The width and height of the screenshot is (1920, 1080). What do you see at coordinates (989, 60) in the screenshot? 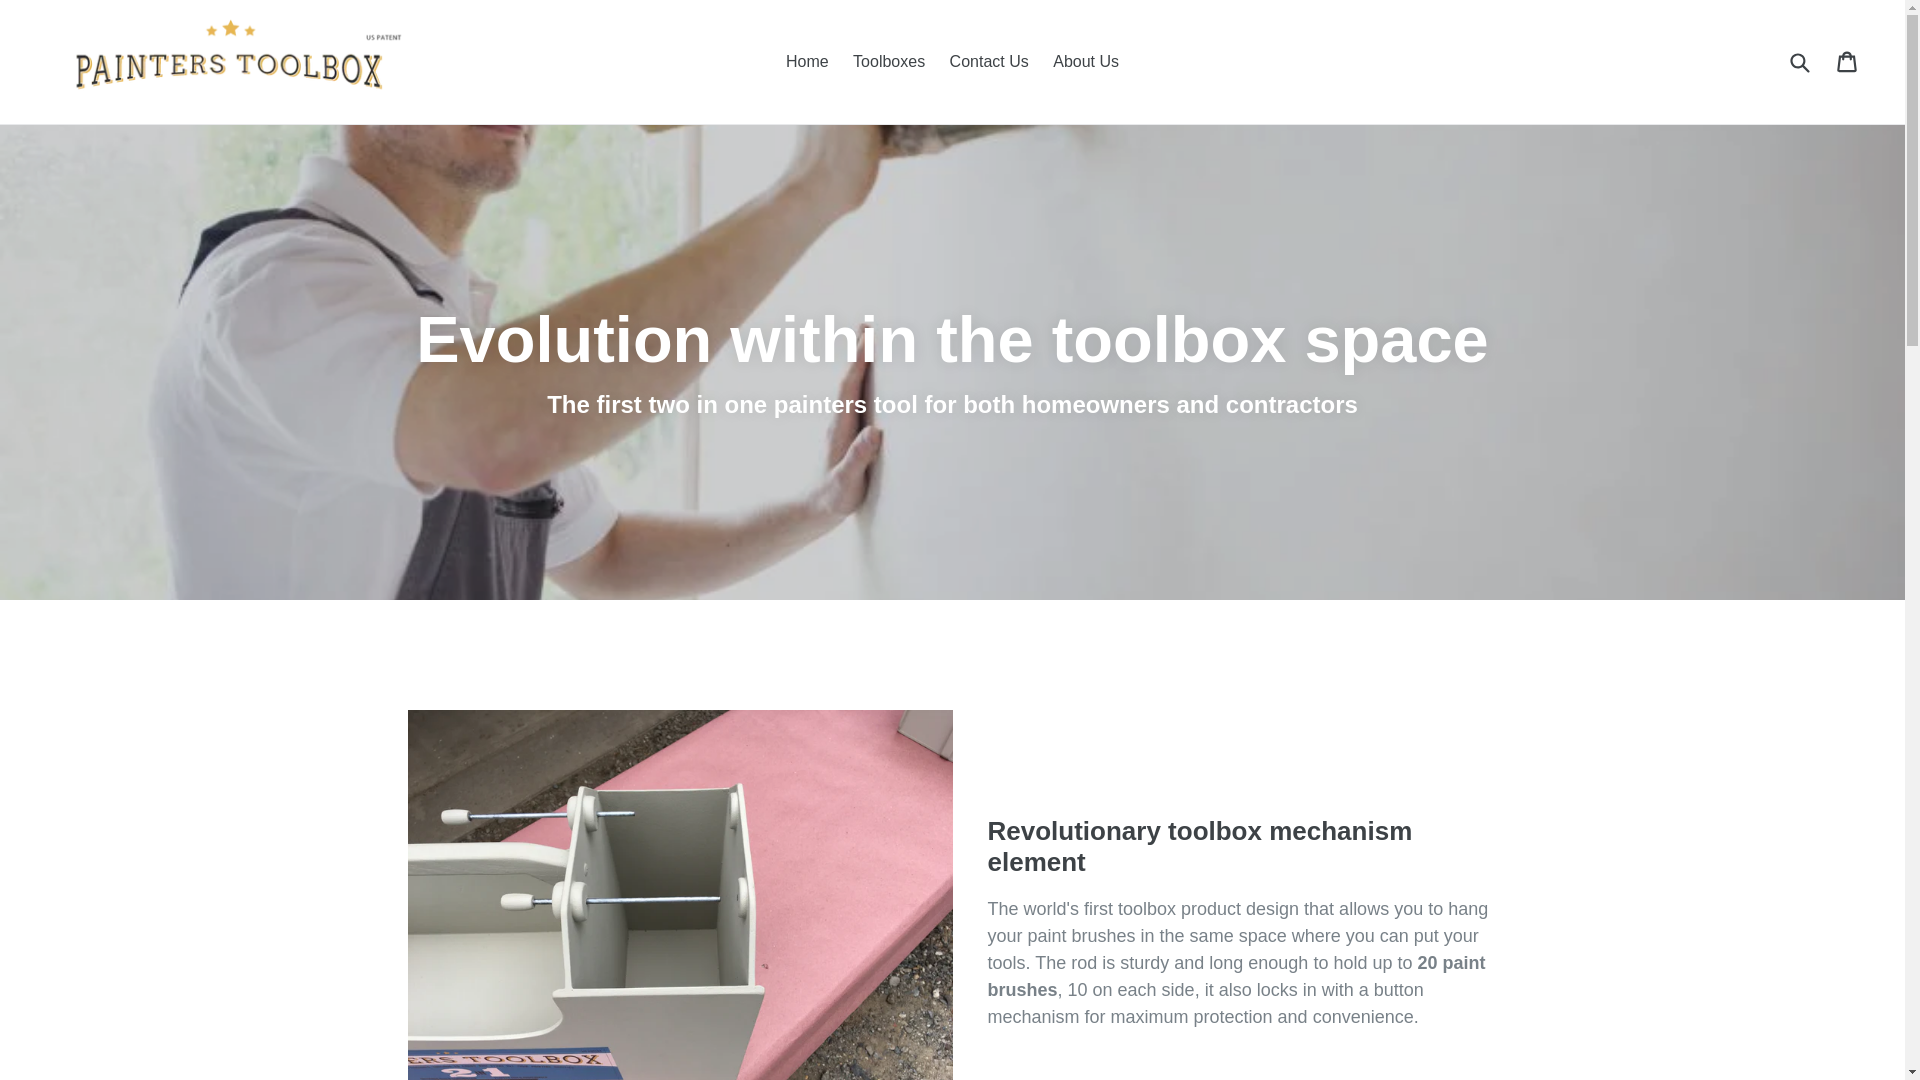
I see `'Contact Us'` at bounding box center [989, 60].